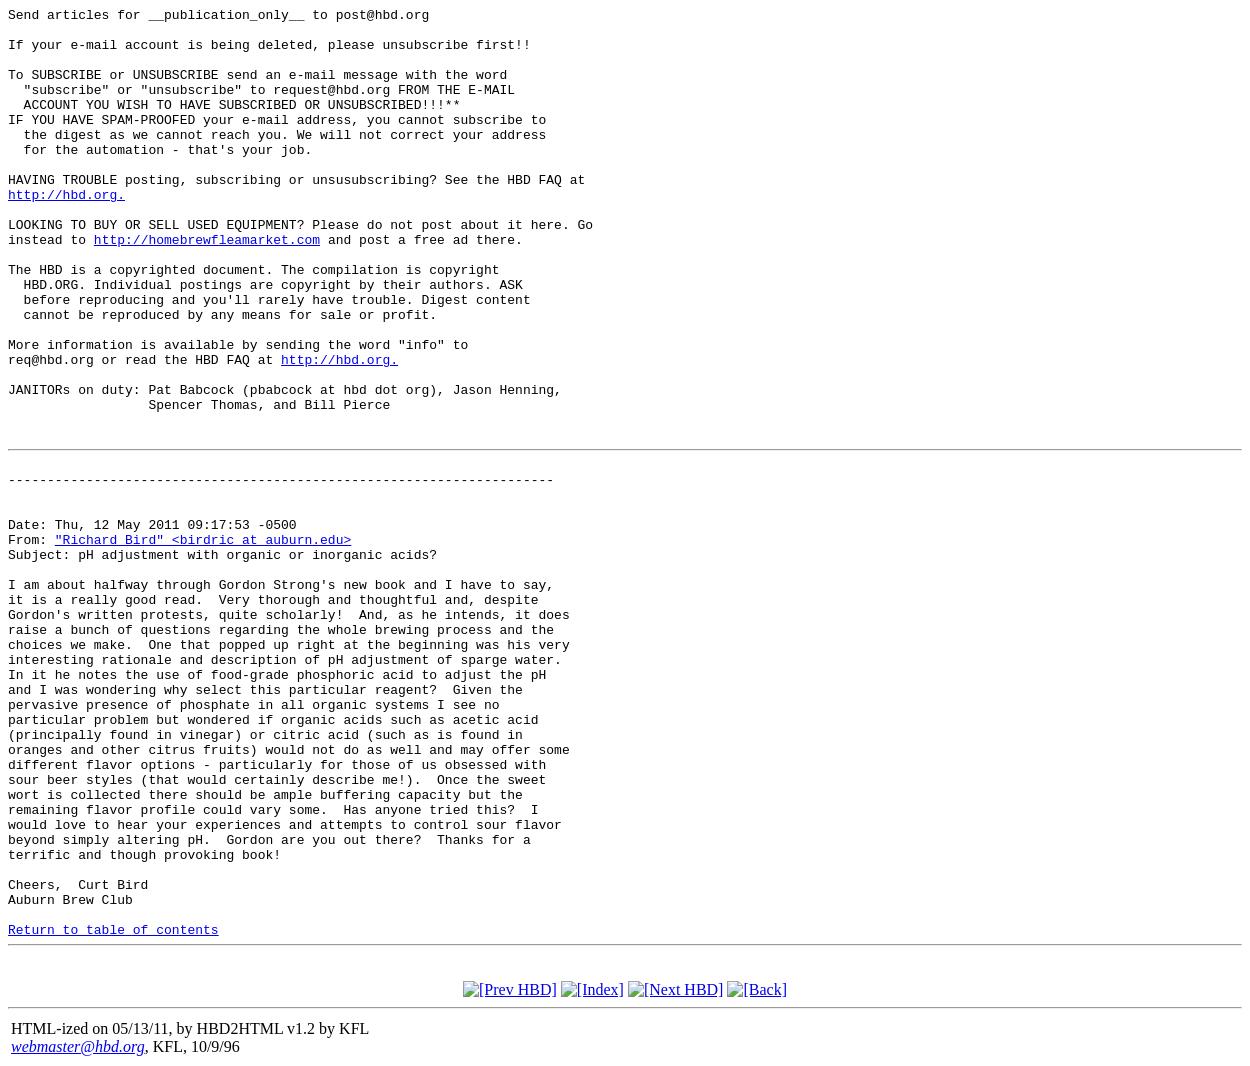 Image resolution: width=1250 pixels, height=1066 pixels. Describe the element at coordinates (273, 299) in the screenshot. I see `'and post a free ad there.

The HBD is a copyrighted document. The compilation is copyright 
  HBD.ORG. Individual postings are copyright by their authors. ASK 
  before reproducing and you'll rarely have trouble. Digest content 
  cannot be reproduced by any means for sale or profit.

More information is available by sending the word "info" to 
req@hbd.org or read the HBD FAQ at'` at that location.